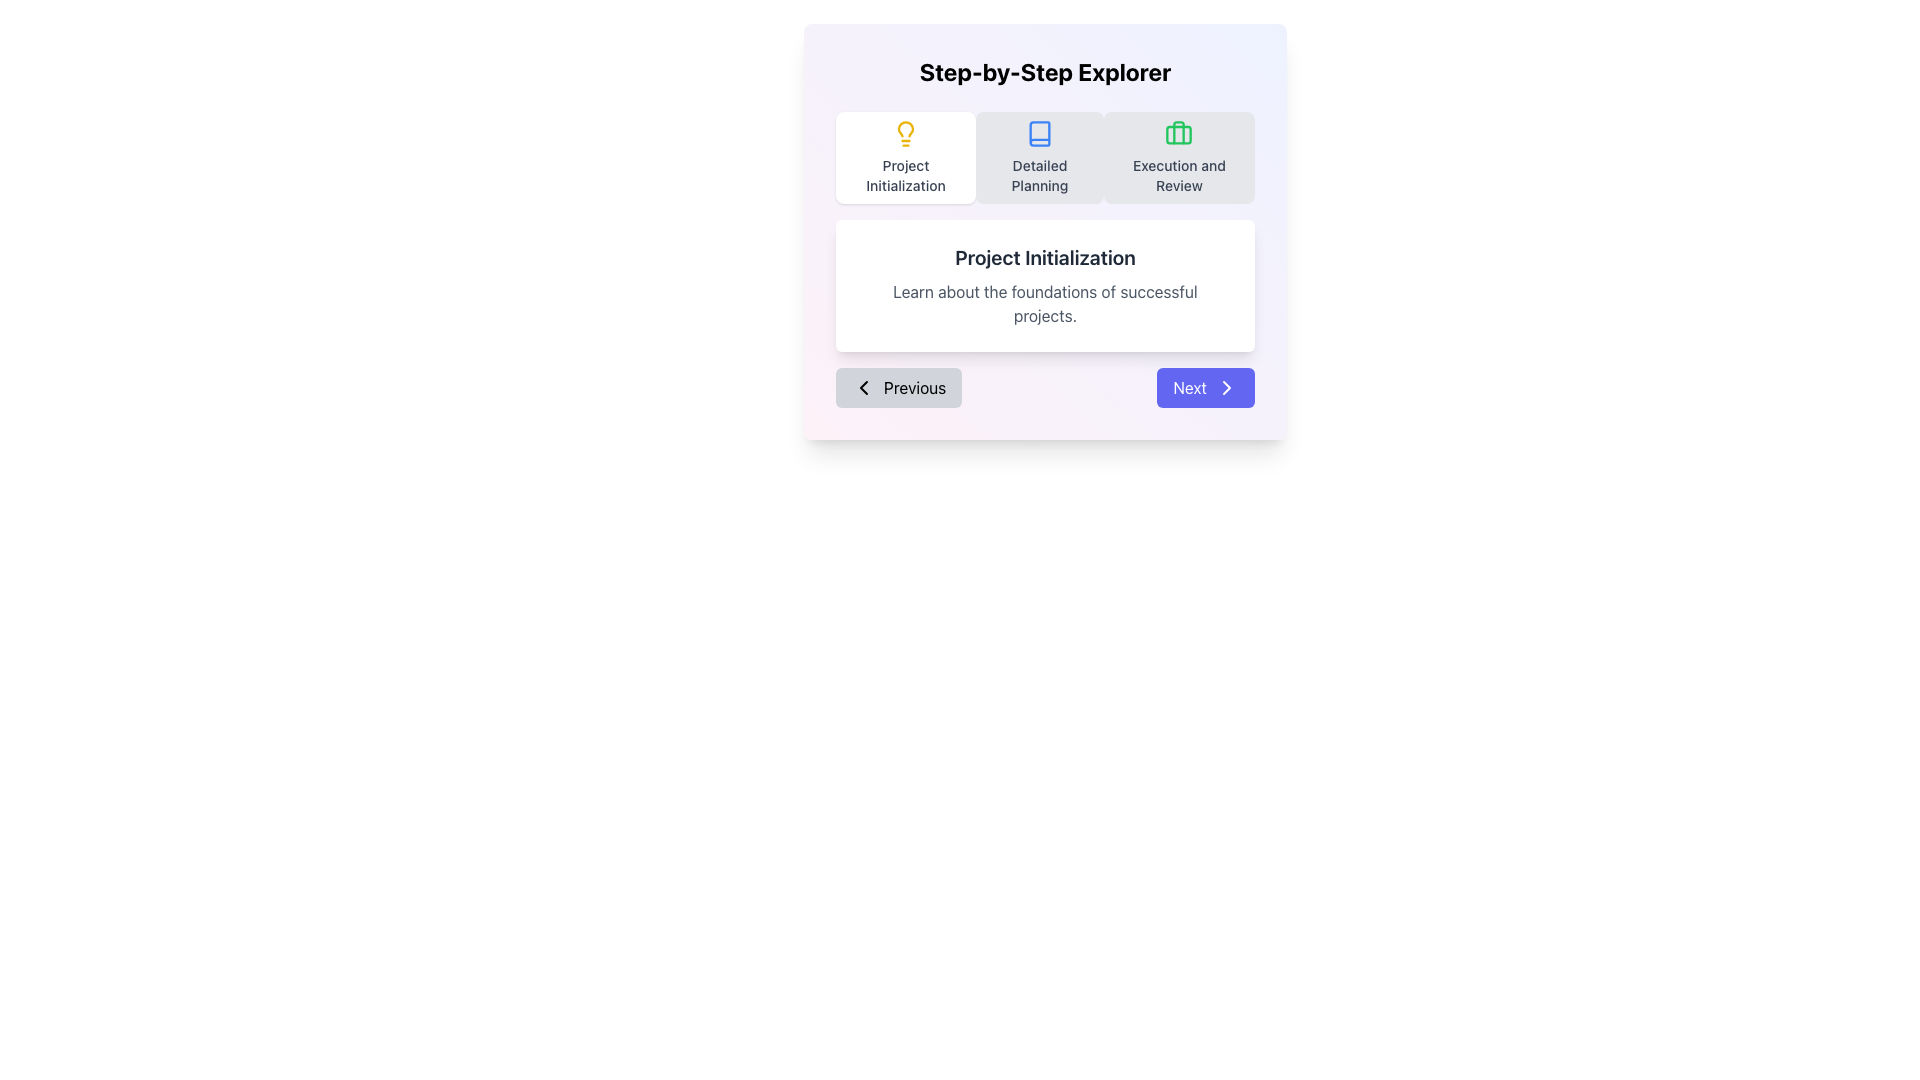 The height and width of the screenshot is (1080, 1920). What do you see at coordinates (1040, 157) in the screenshot?
I see `the 'Detailed Planning' button, which is the second button from the left in a row of three buttons, featuring a light gray background, rounded corners, and a blue icon resembling a book or folder above the label` at bounding box center [1040, 157].